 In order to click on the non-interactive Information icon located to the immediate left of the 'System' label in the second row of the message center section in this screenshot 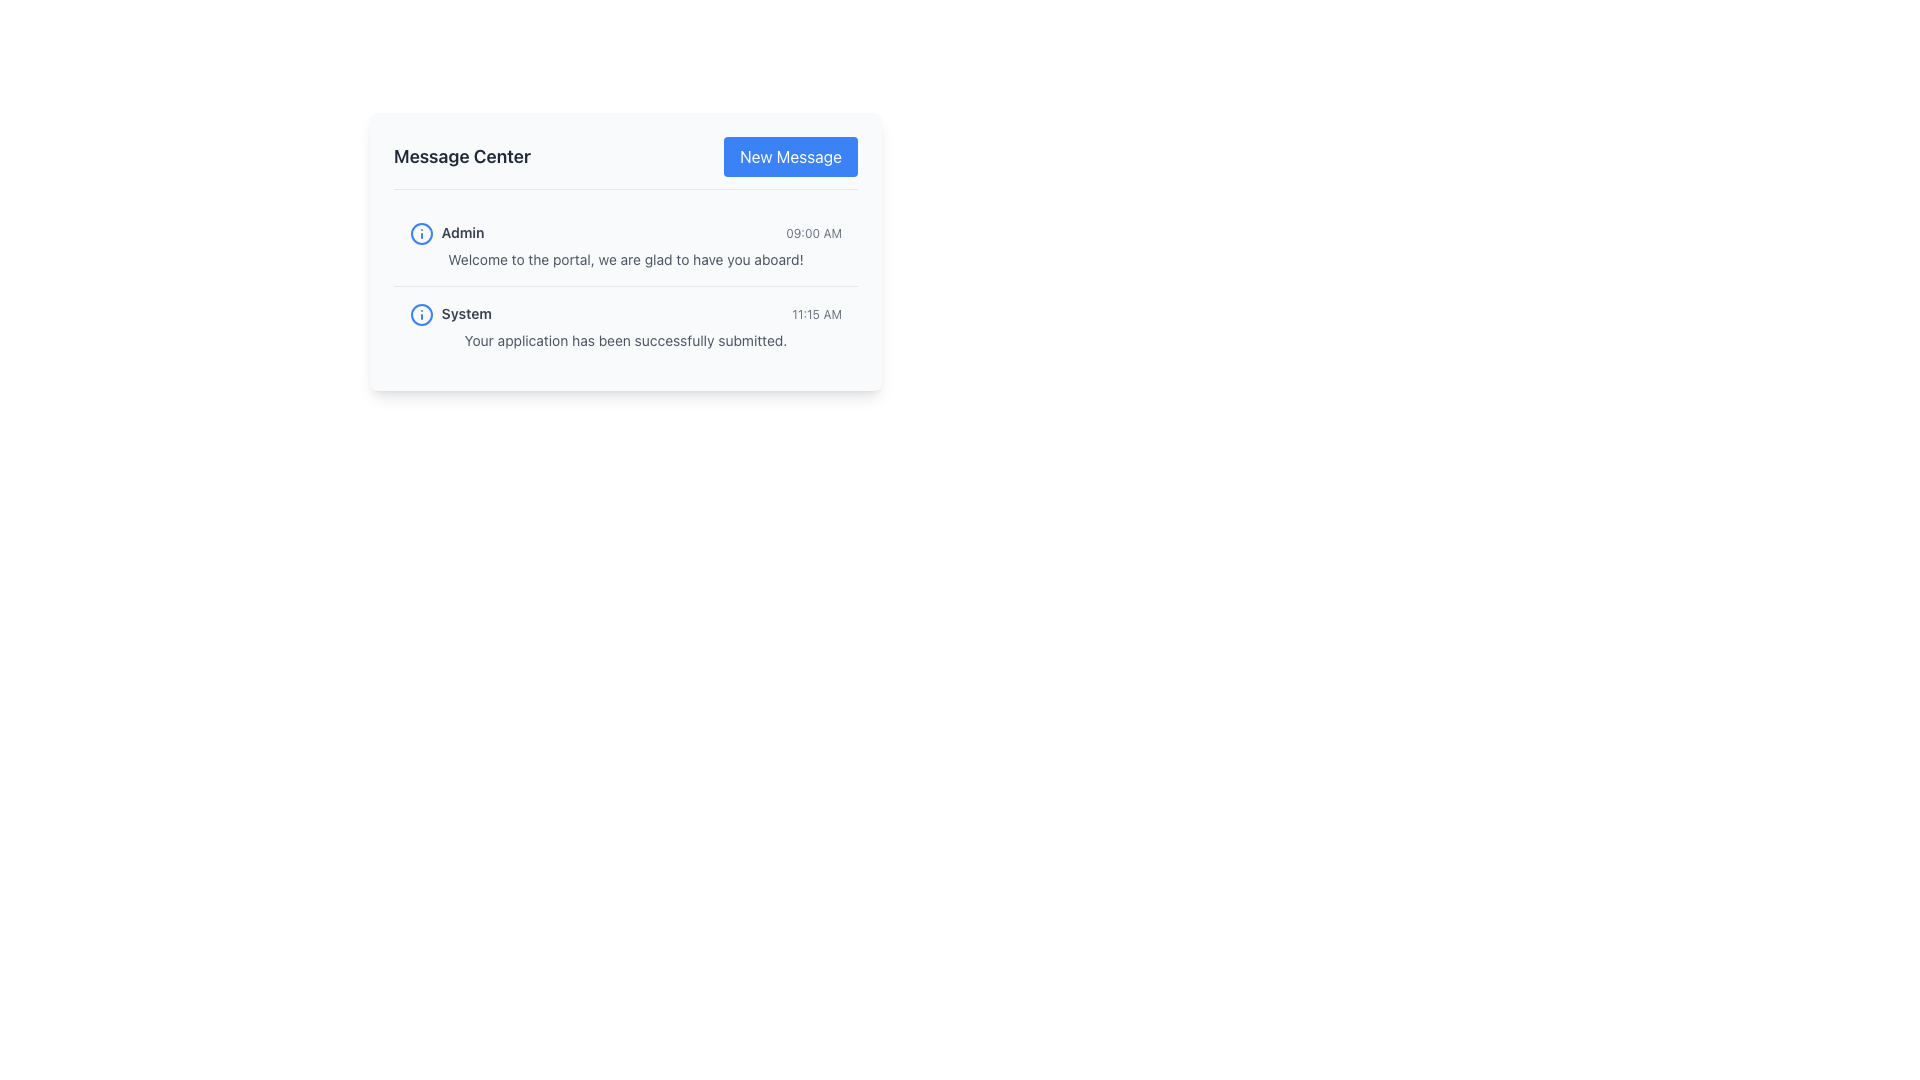, I will do `click(421, 315)`.